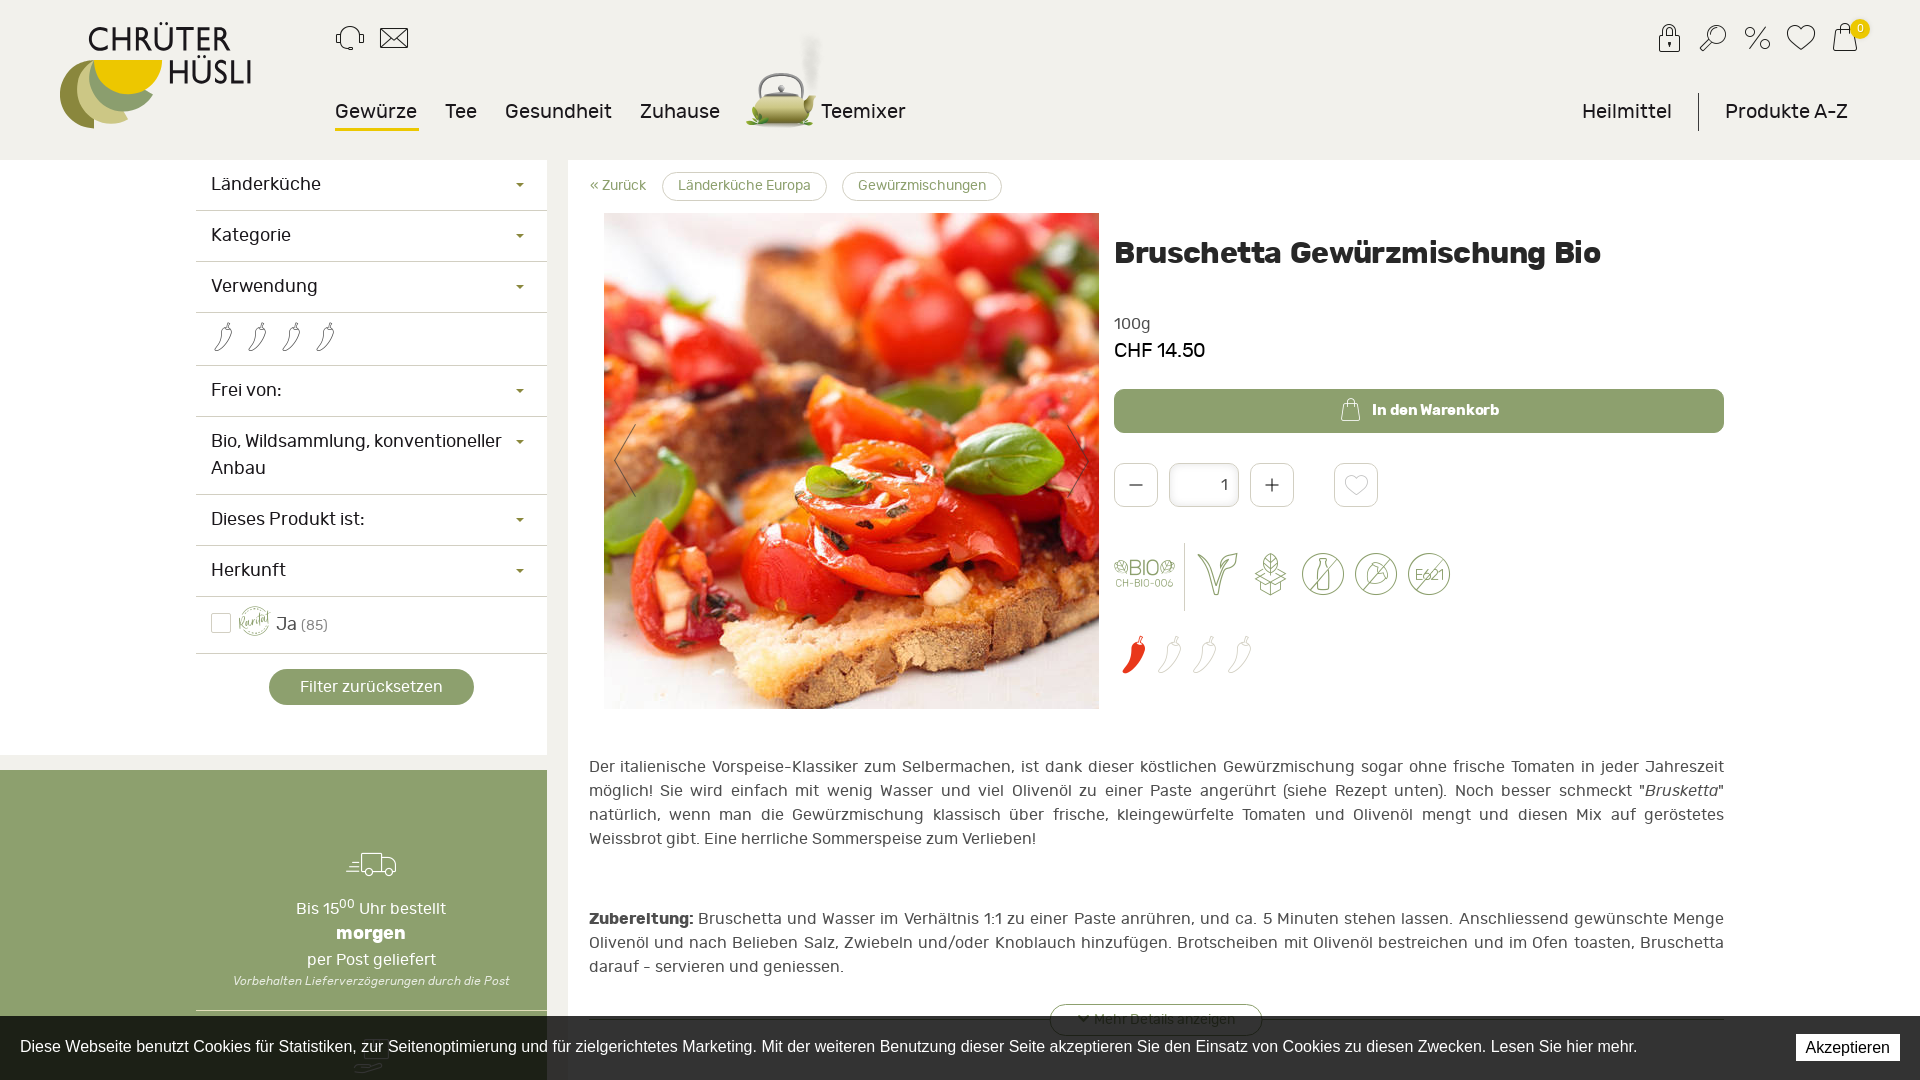 The height and width of the screenshot is (1080, 1920). Describe the element at coordinates (826, 111) in the screenshot. I see `'Teemixer'` at that location.